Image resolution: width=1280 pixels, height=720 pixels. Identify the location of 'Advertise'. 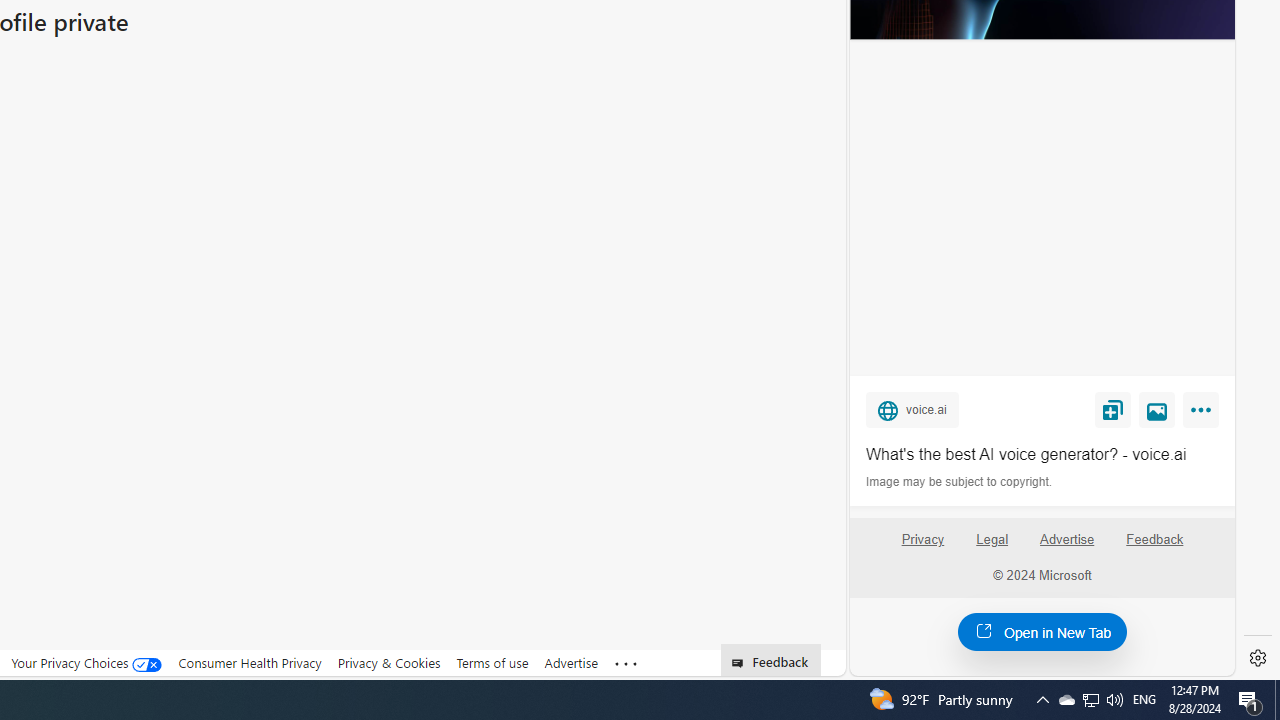
(1066, 547).